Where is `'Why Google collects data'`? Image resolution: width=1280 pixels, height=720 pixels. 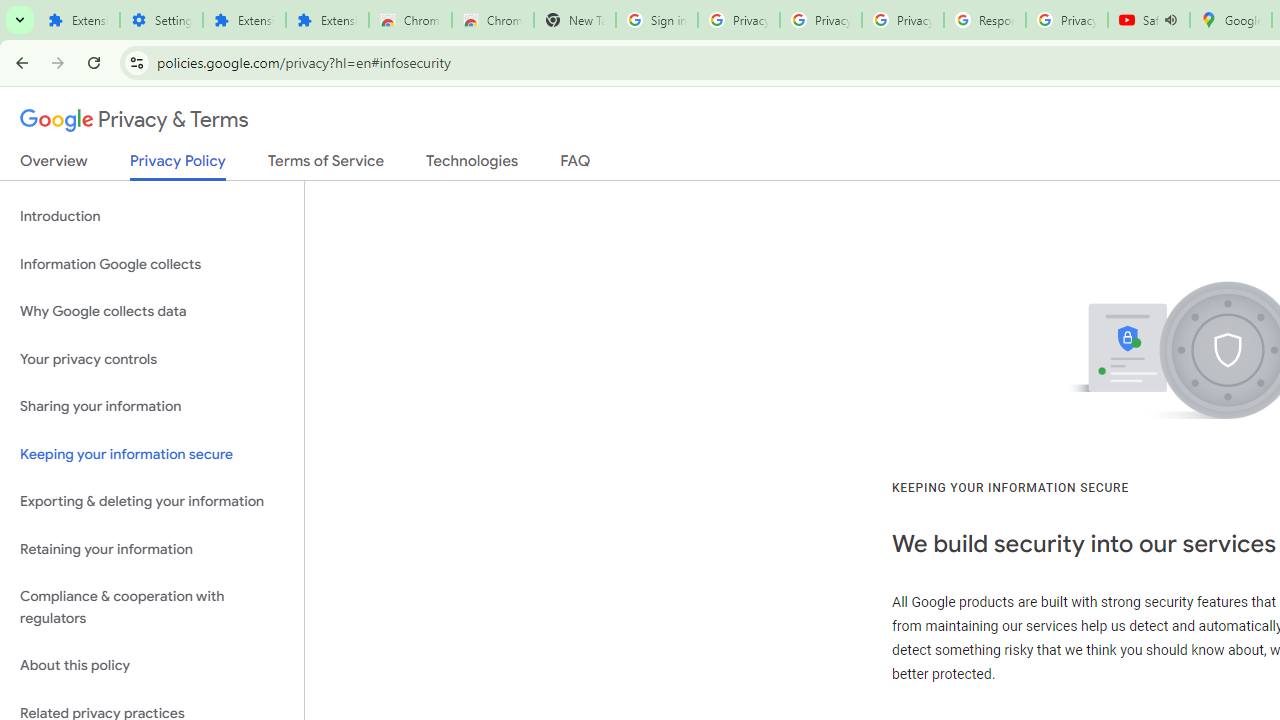 'Why Google collects data' is located at coordinates (151, 312).